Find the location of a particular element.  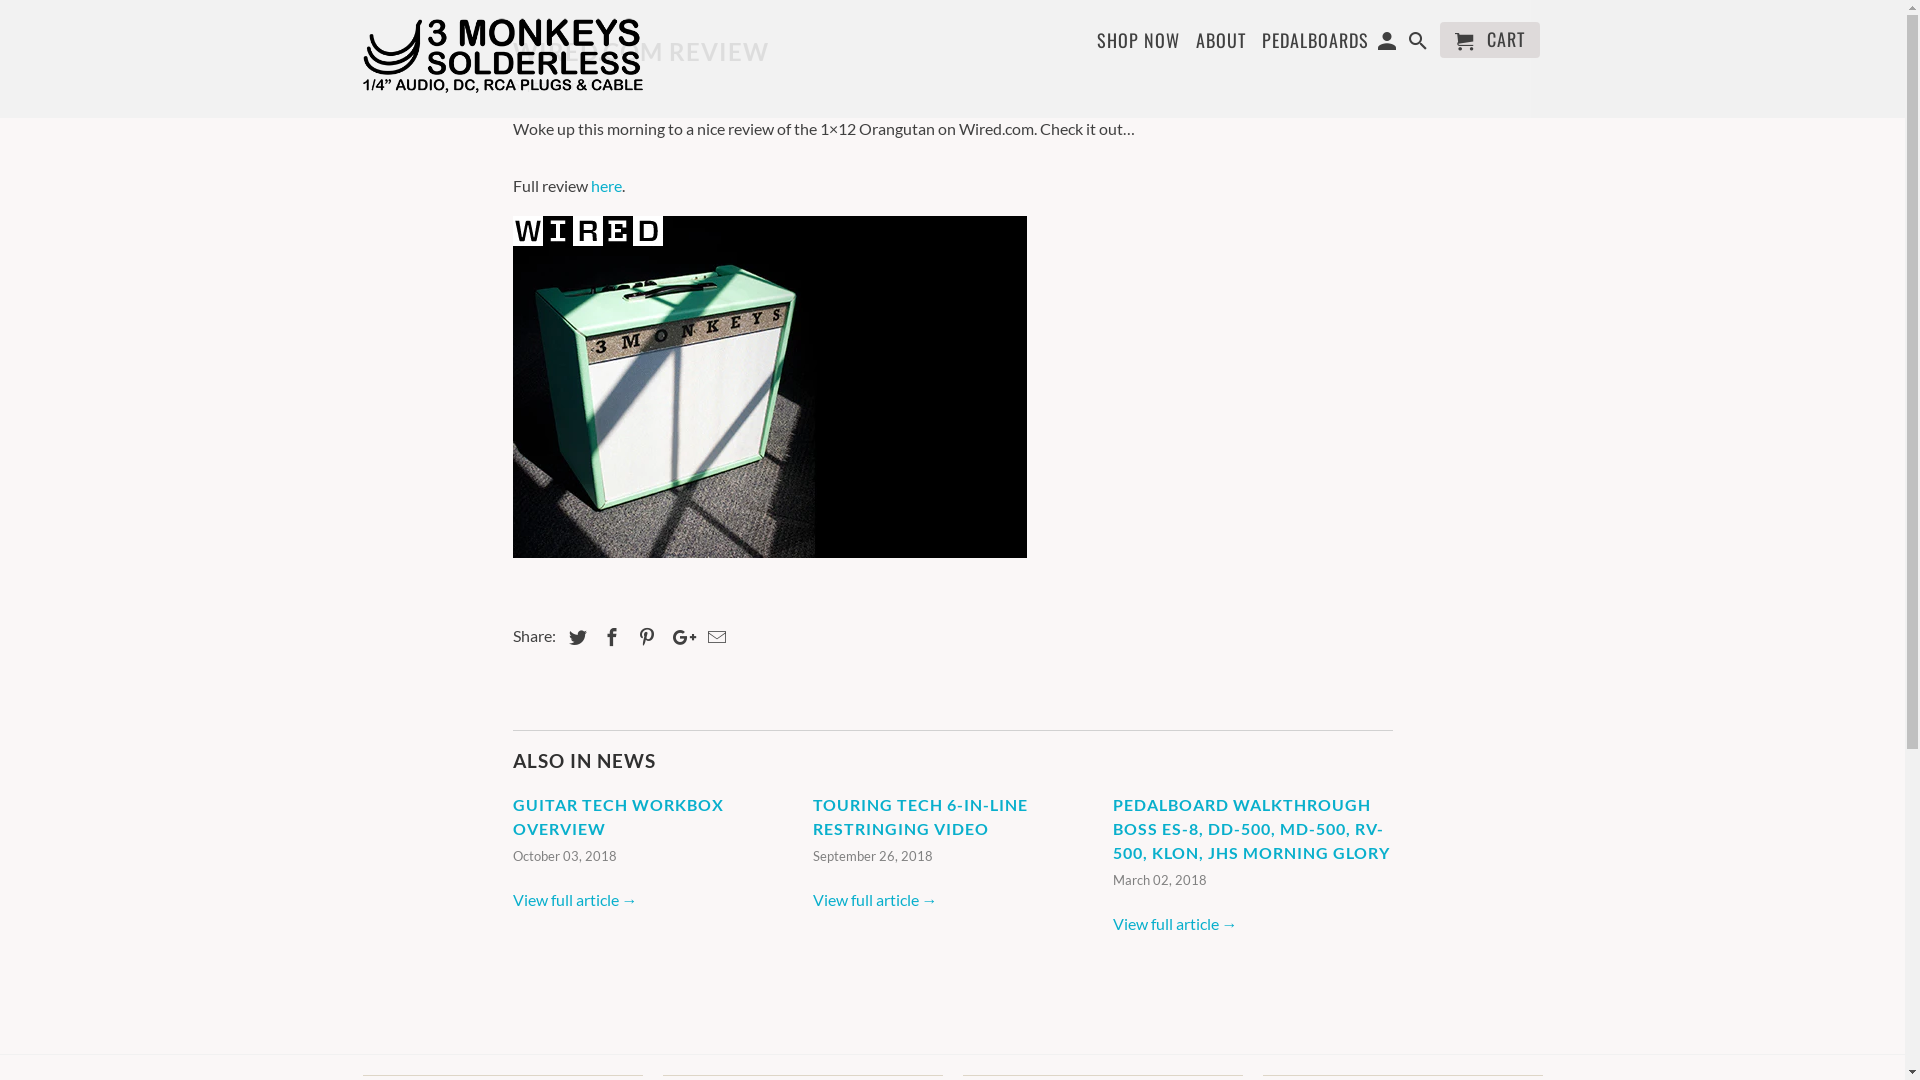

'3Monkeys Solderless' is located at coordinates (502, 53).